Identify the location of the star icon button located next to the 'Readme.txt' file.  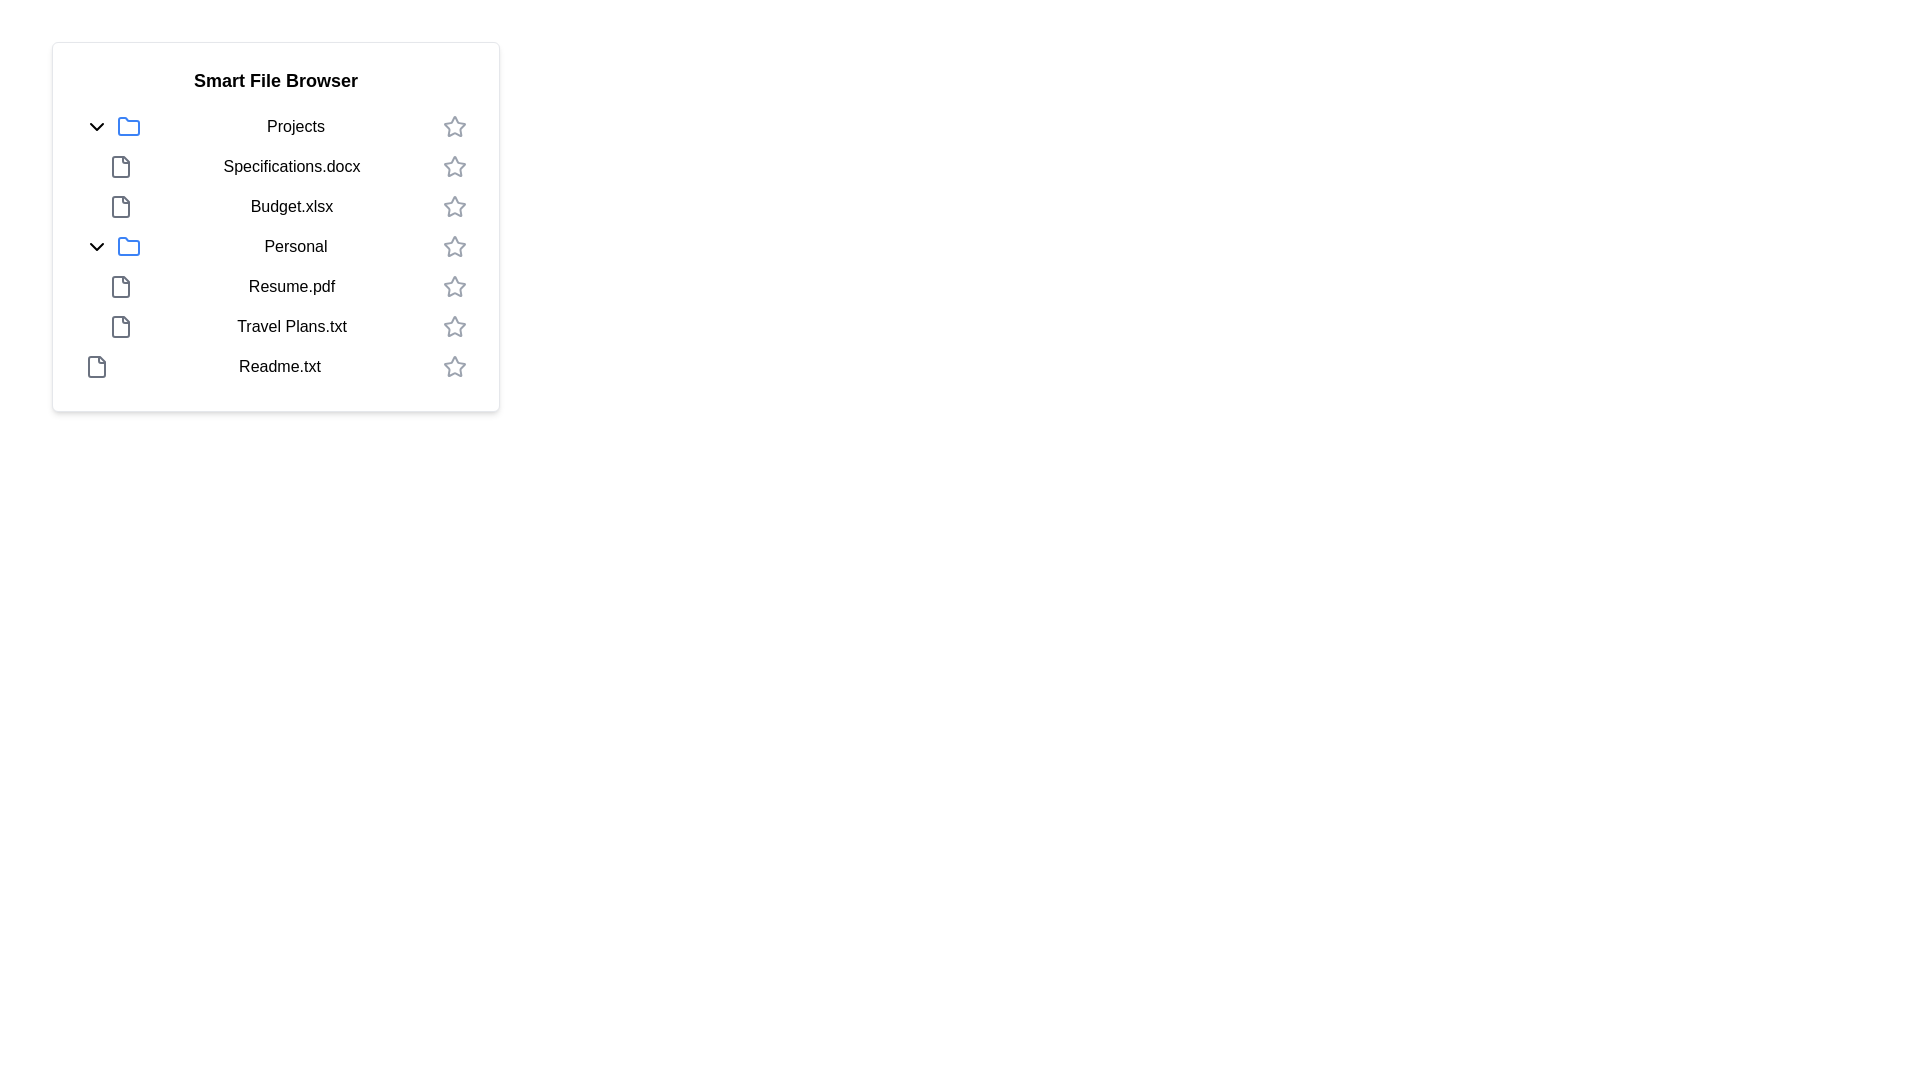
(454, 366).